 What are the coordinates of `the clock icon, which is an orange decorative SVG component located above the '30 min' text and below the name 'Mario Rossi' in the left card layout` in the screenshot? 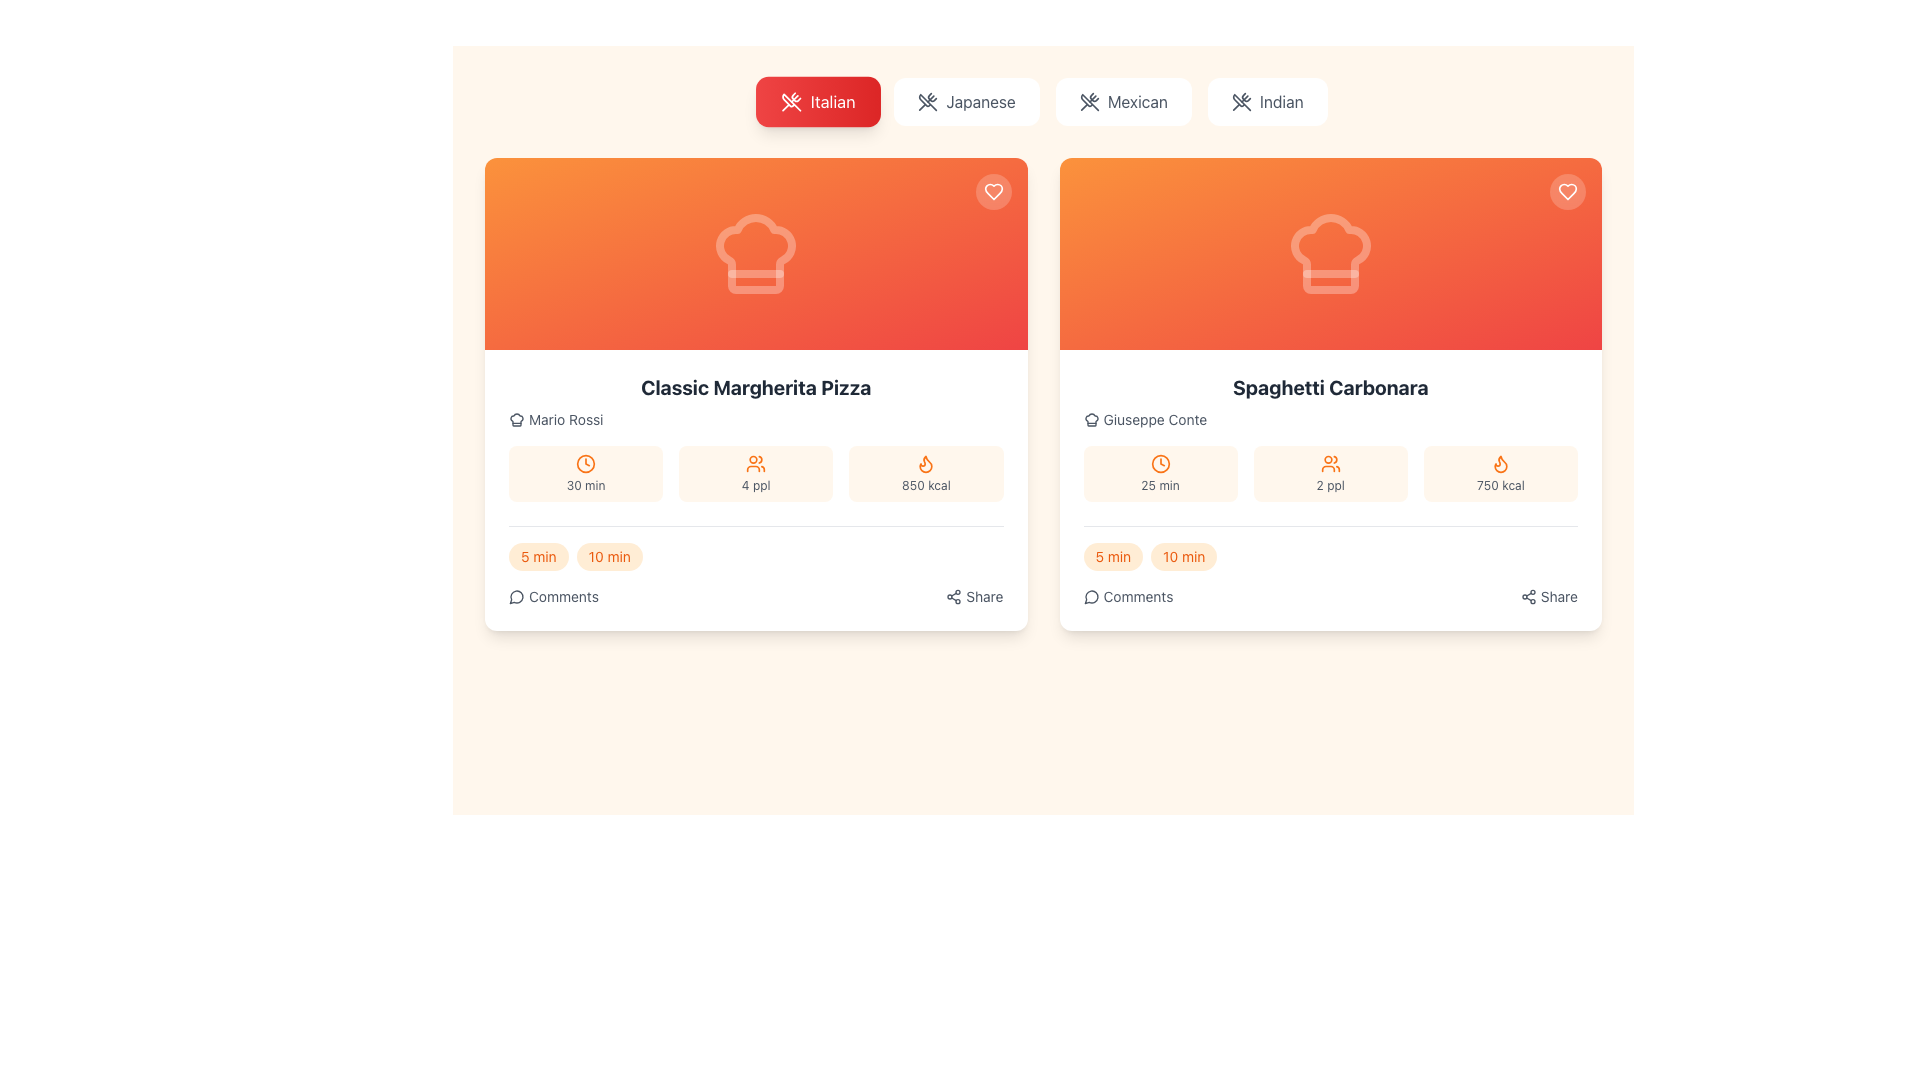 It's located at (585, 463).